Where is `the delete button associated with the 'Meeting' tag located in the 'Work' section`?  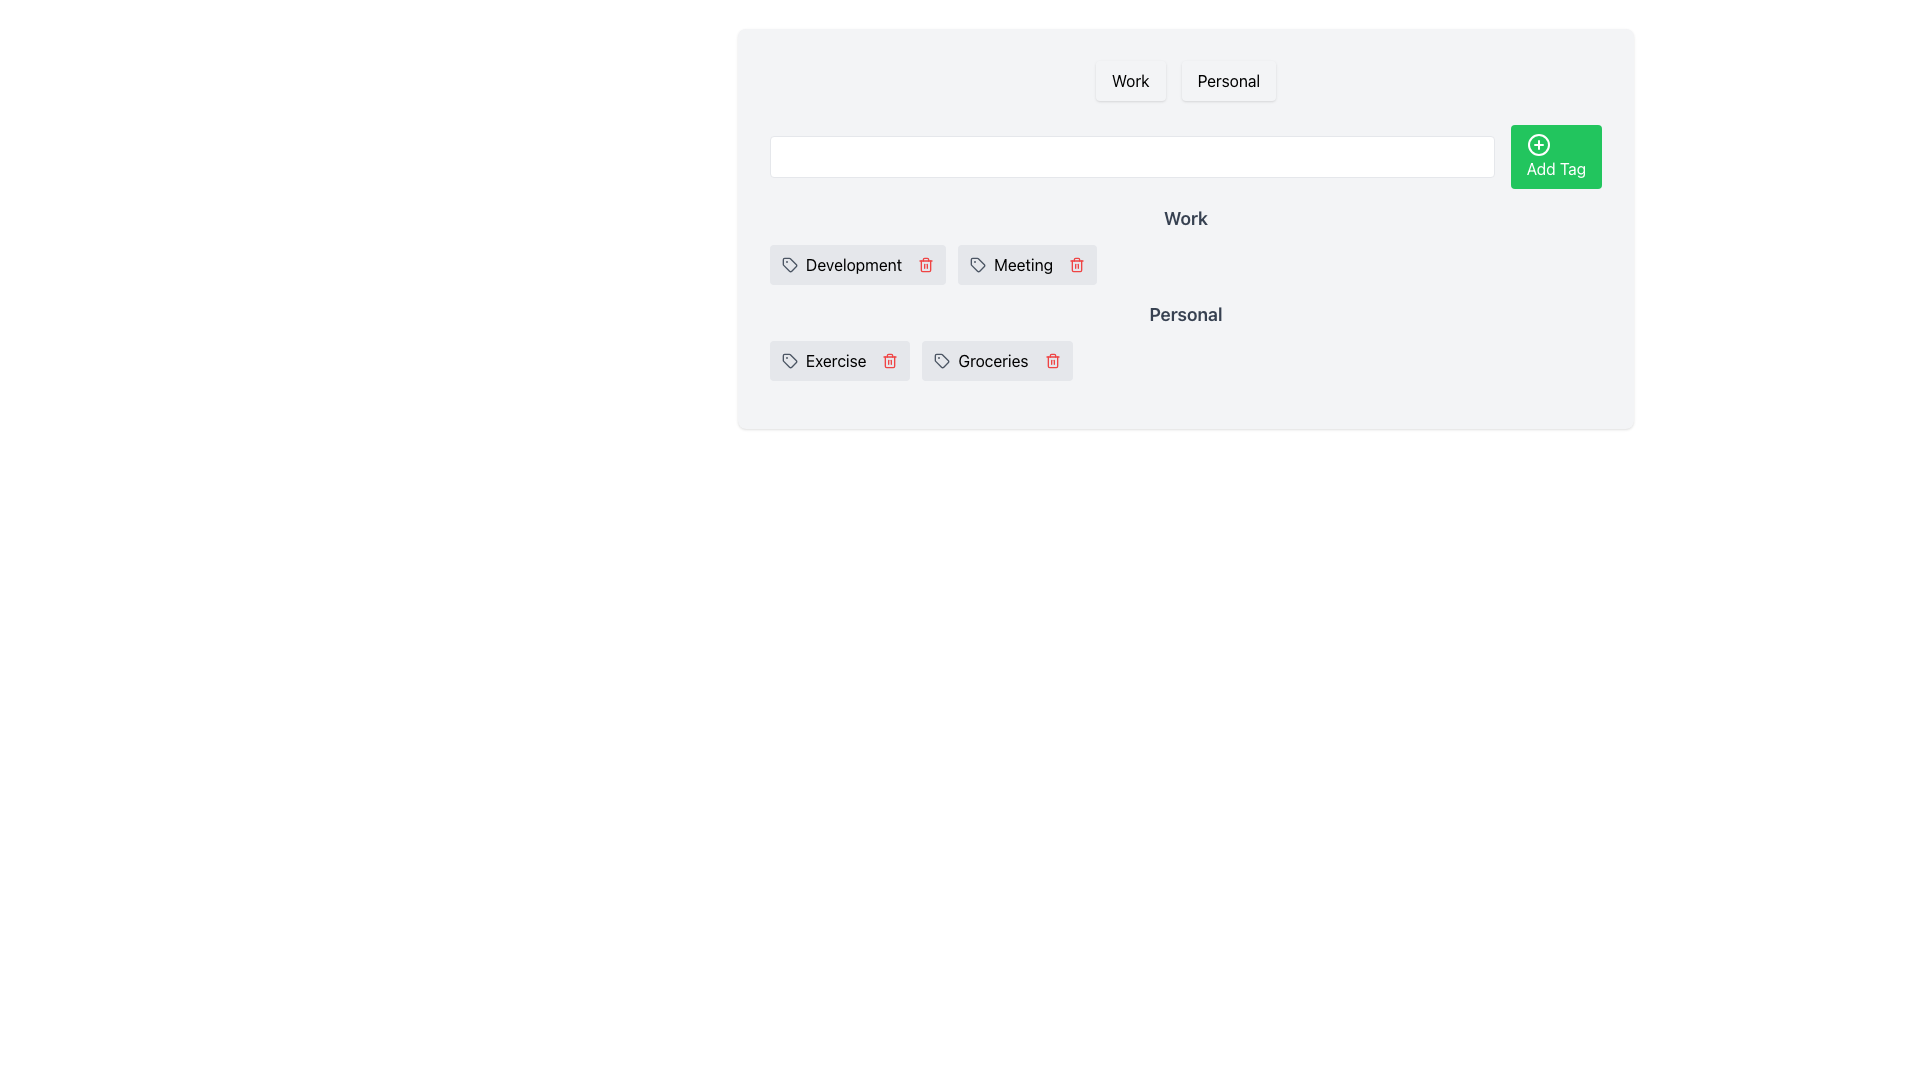 the delete button associated with the 'Meeting' tag located in the 'Work' section is located at coordinates (1076, 264).